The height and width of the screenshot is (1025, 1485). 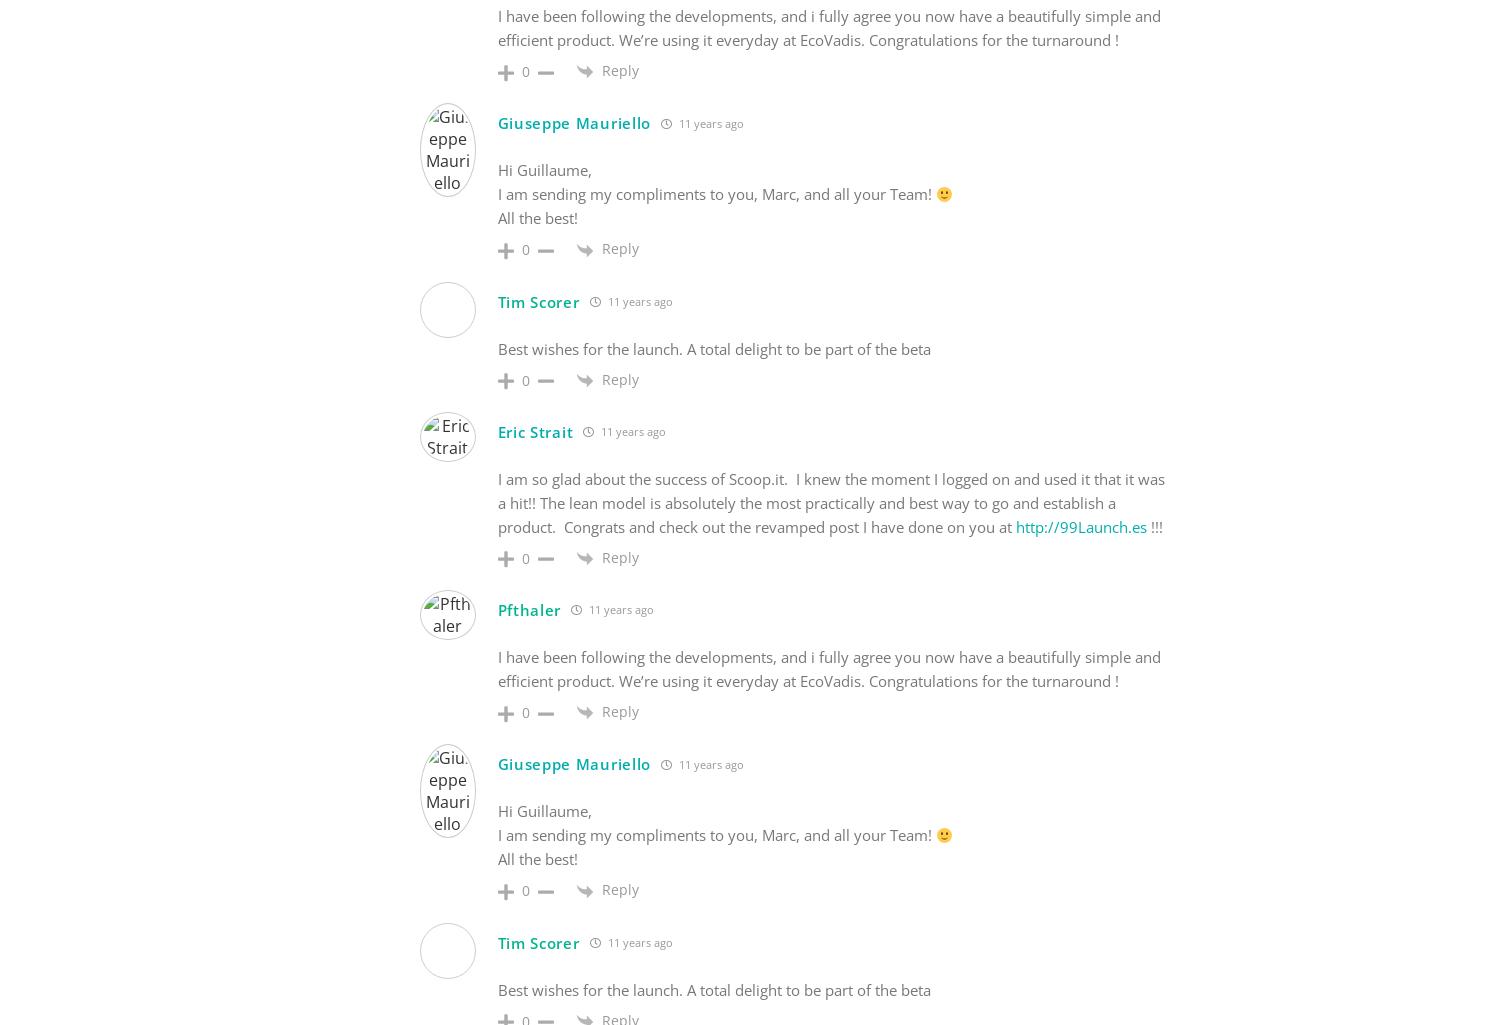 What do you see at coordinates (1153, 525) in the screenshot?
I see `'!!!'` at bounding box center [1153, 525].